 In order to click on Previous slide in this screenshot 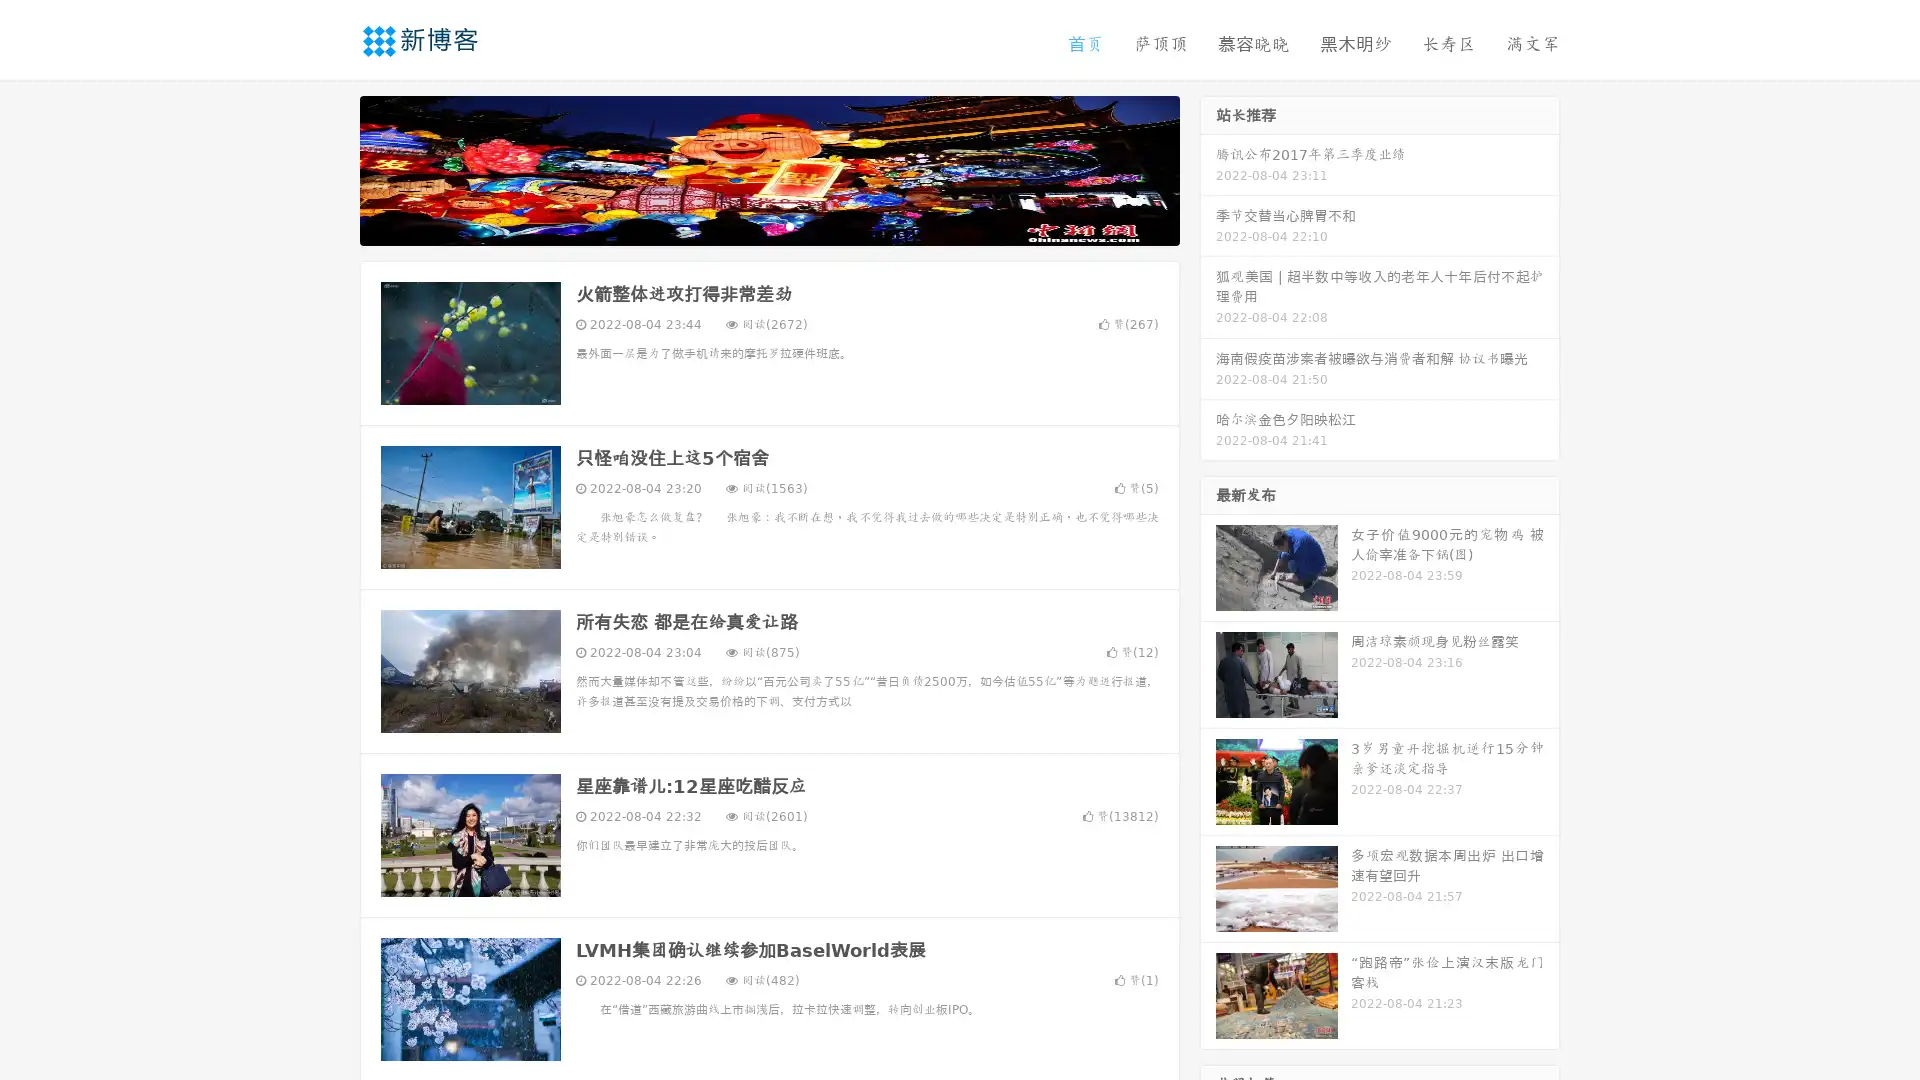, I will do `click(330, 168)`.